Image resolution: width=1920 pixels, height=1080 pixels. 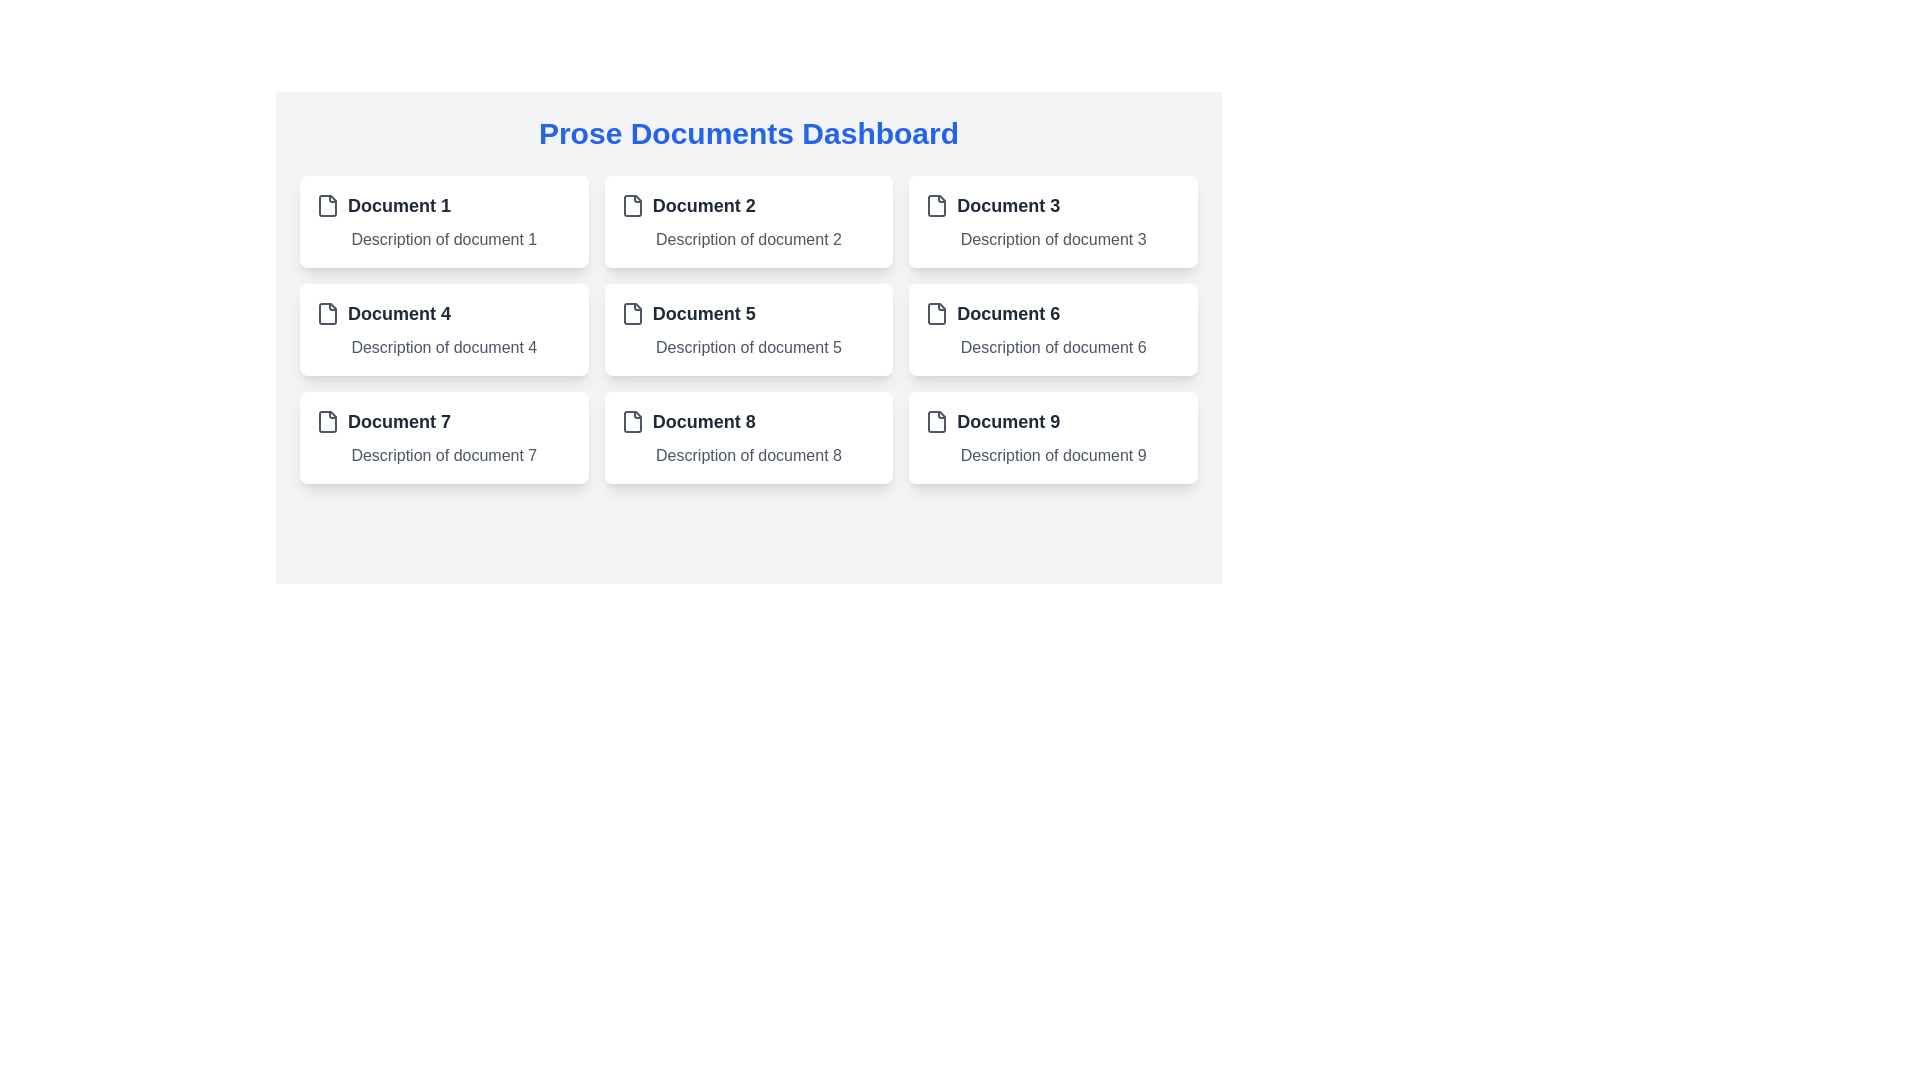 I want to click on the small document file icon, which is characterized by a gray rectangular outline with a folded corner, located to the left of the text 'Document 1' in the 'Prose Documents Dashboard', so click(x=327, y=205).